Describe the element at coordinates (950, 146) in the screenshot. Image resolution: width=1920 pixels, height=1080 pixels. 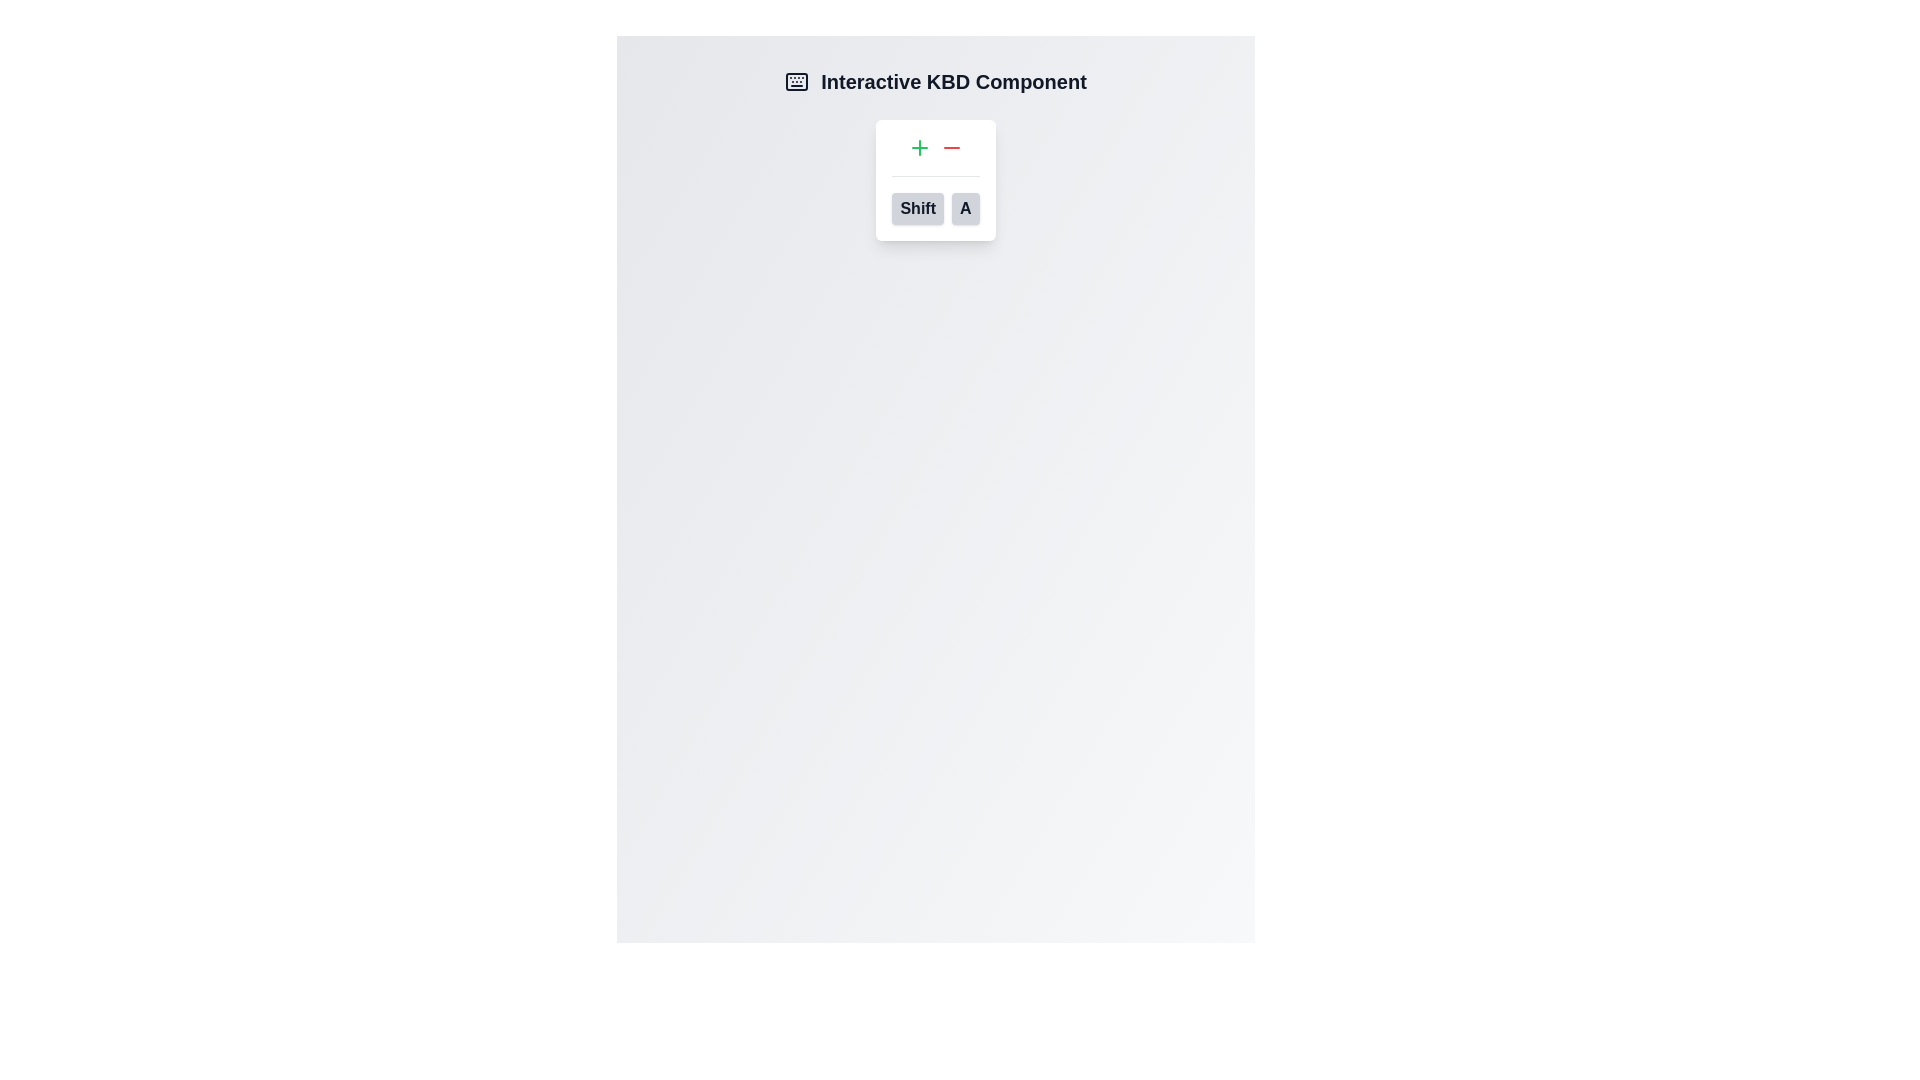
I see `the red minus icon in the Interactive KBD Component to change its color to a darker red` at that location.